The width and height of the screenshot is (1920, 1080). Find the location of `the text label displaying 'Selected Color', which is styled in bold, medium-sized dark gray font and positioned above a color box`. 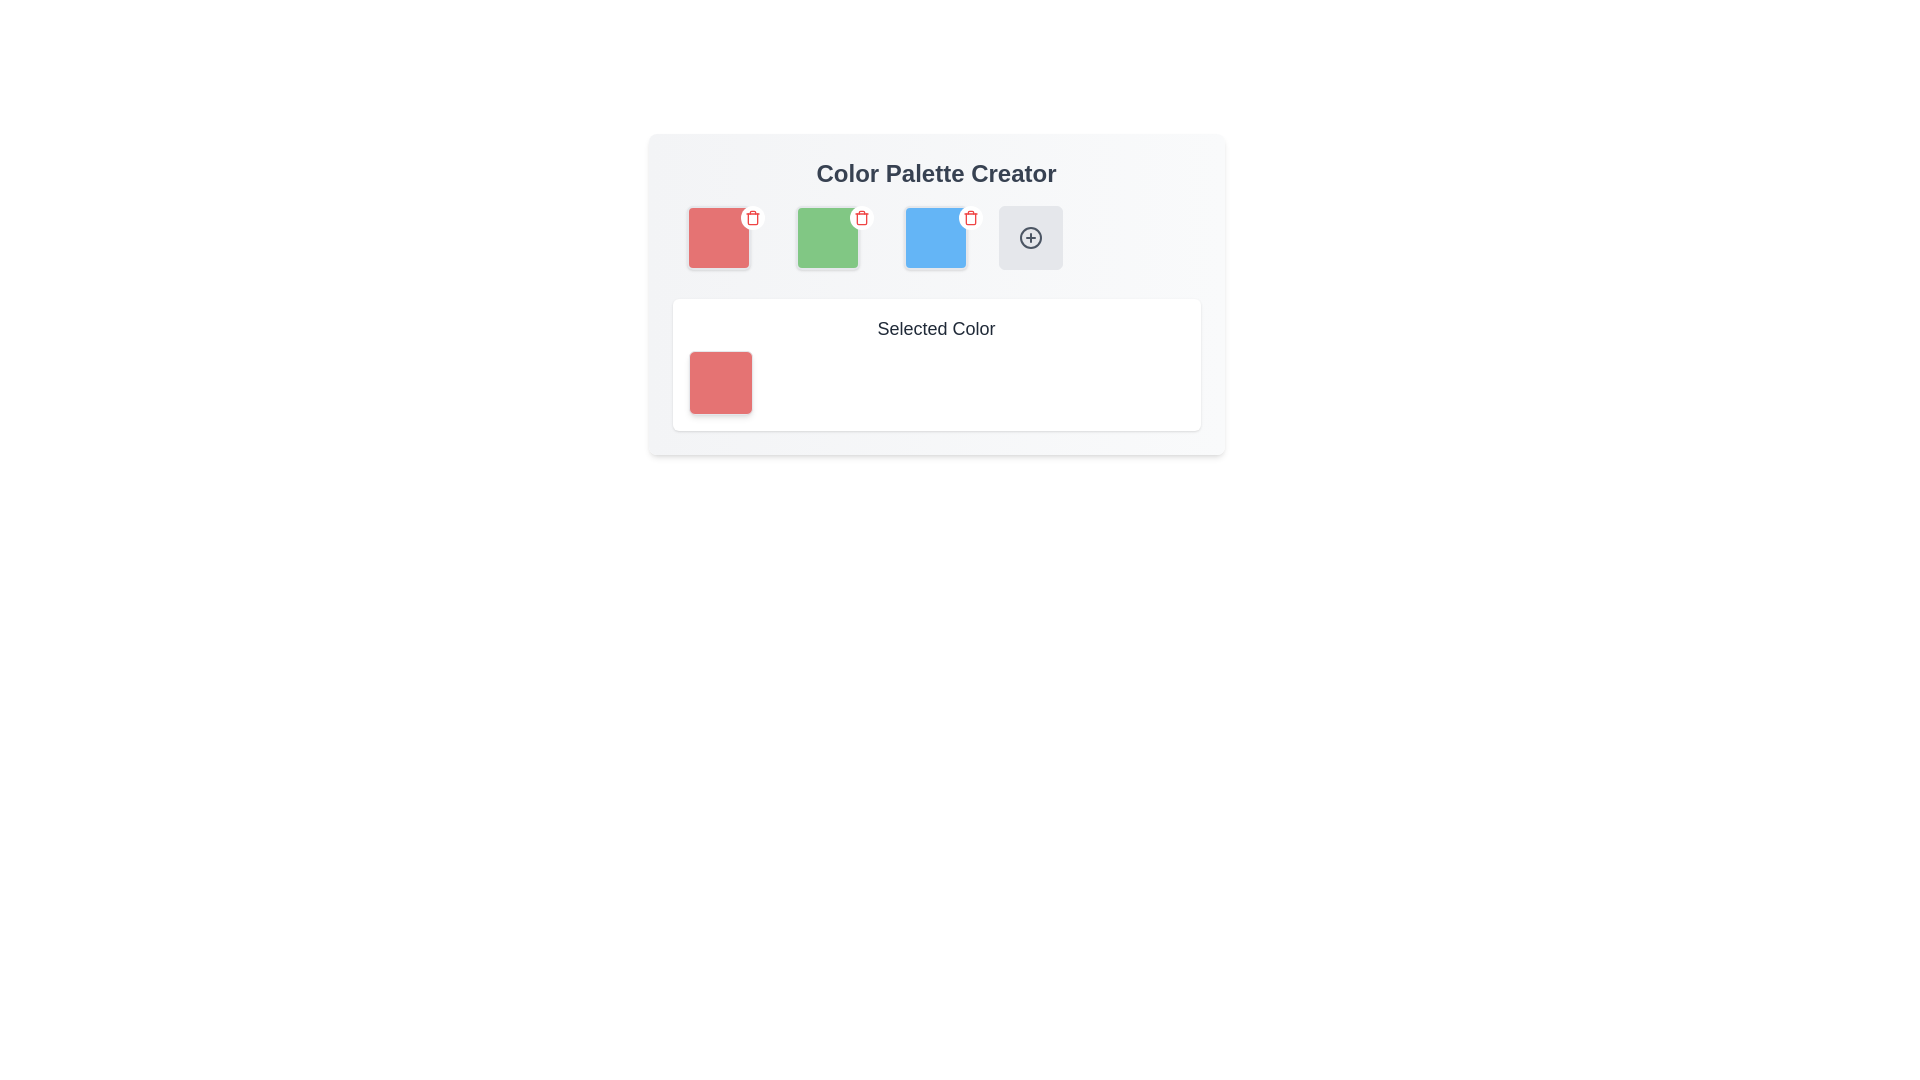

the text label displaying 'Selected Color', which is styled in bold, medium-sized dark gray font and positioned above a color box is located at coordinates (935, 327).